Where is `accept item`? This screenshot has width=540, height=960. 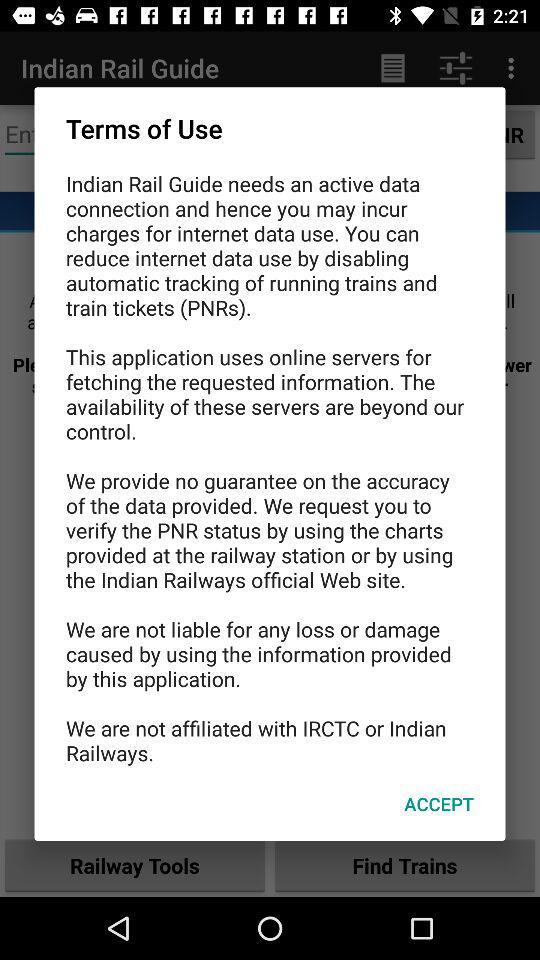 accept item is located at coordinates (438, 804).